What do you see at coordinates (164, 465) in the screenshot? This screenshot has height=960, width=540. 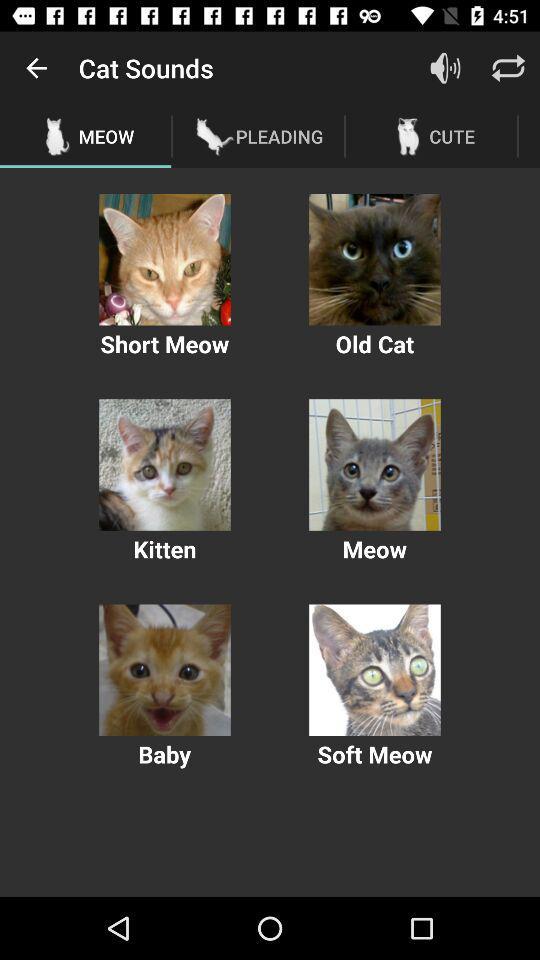 I see `expand image` at bounding box center [164, 465].